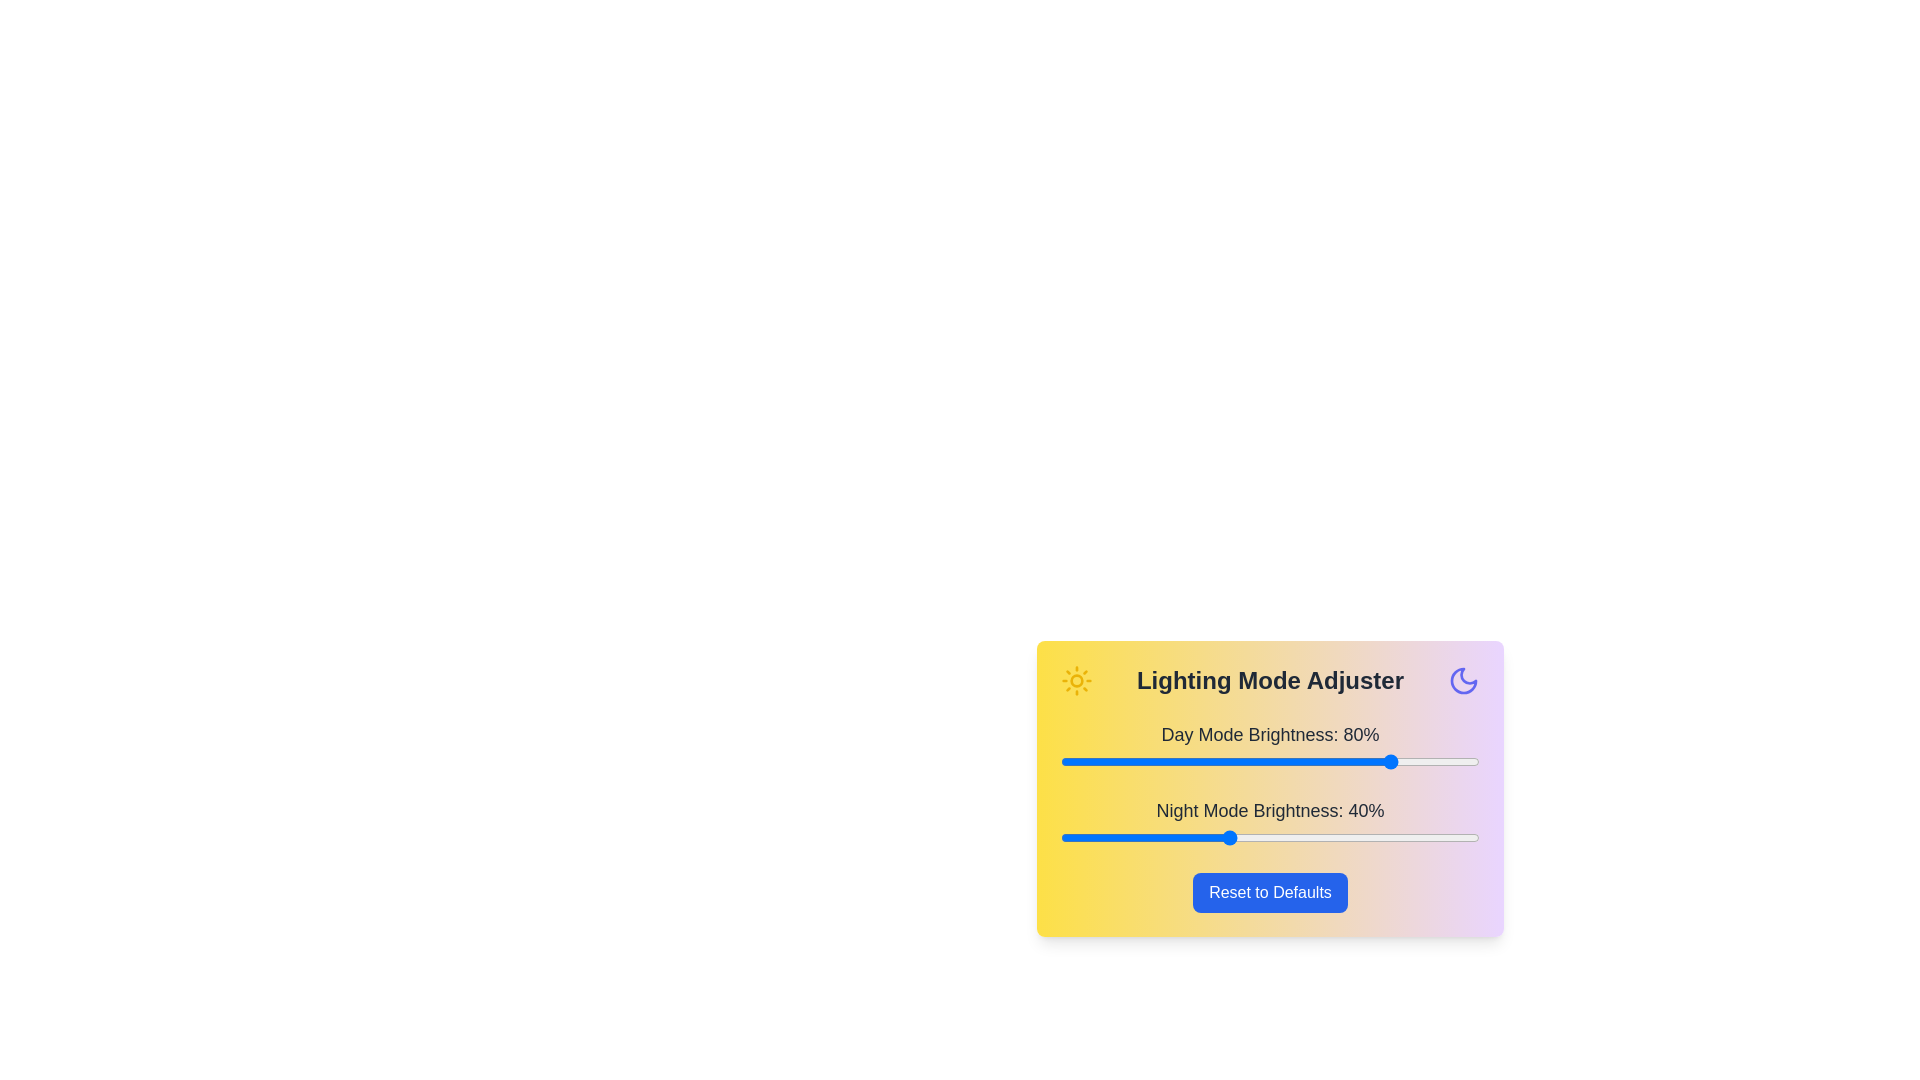 This screenshot has height=1080, width=1920. Describe the element at coordinates (1370, 837) in the screenshot. I see `the night mode brightness slider to 74%` at that location.